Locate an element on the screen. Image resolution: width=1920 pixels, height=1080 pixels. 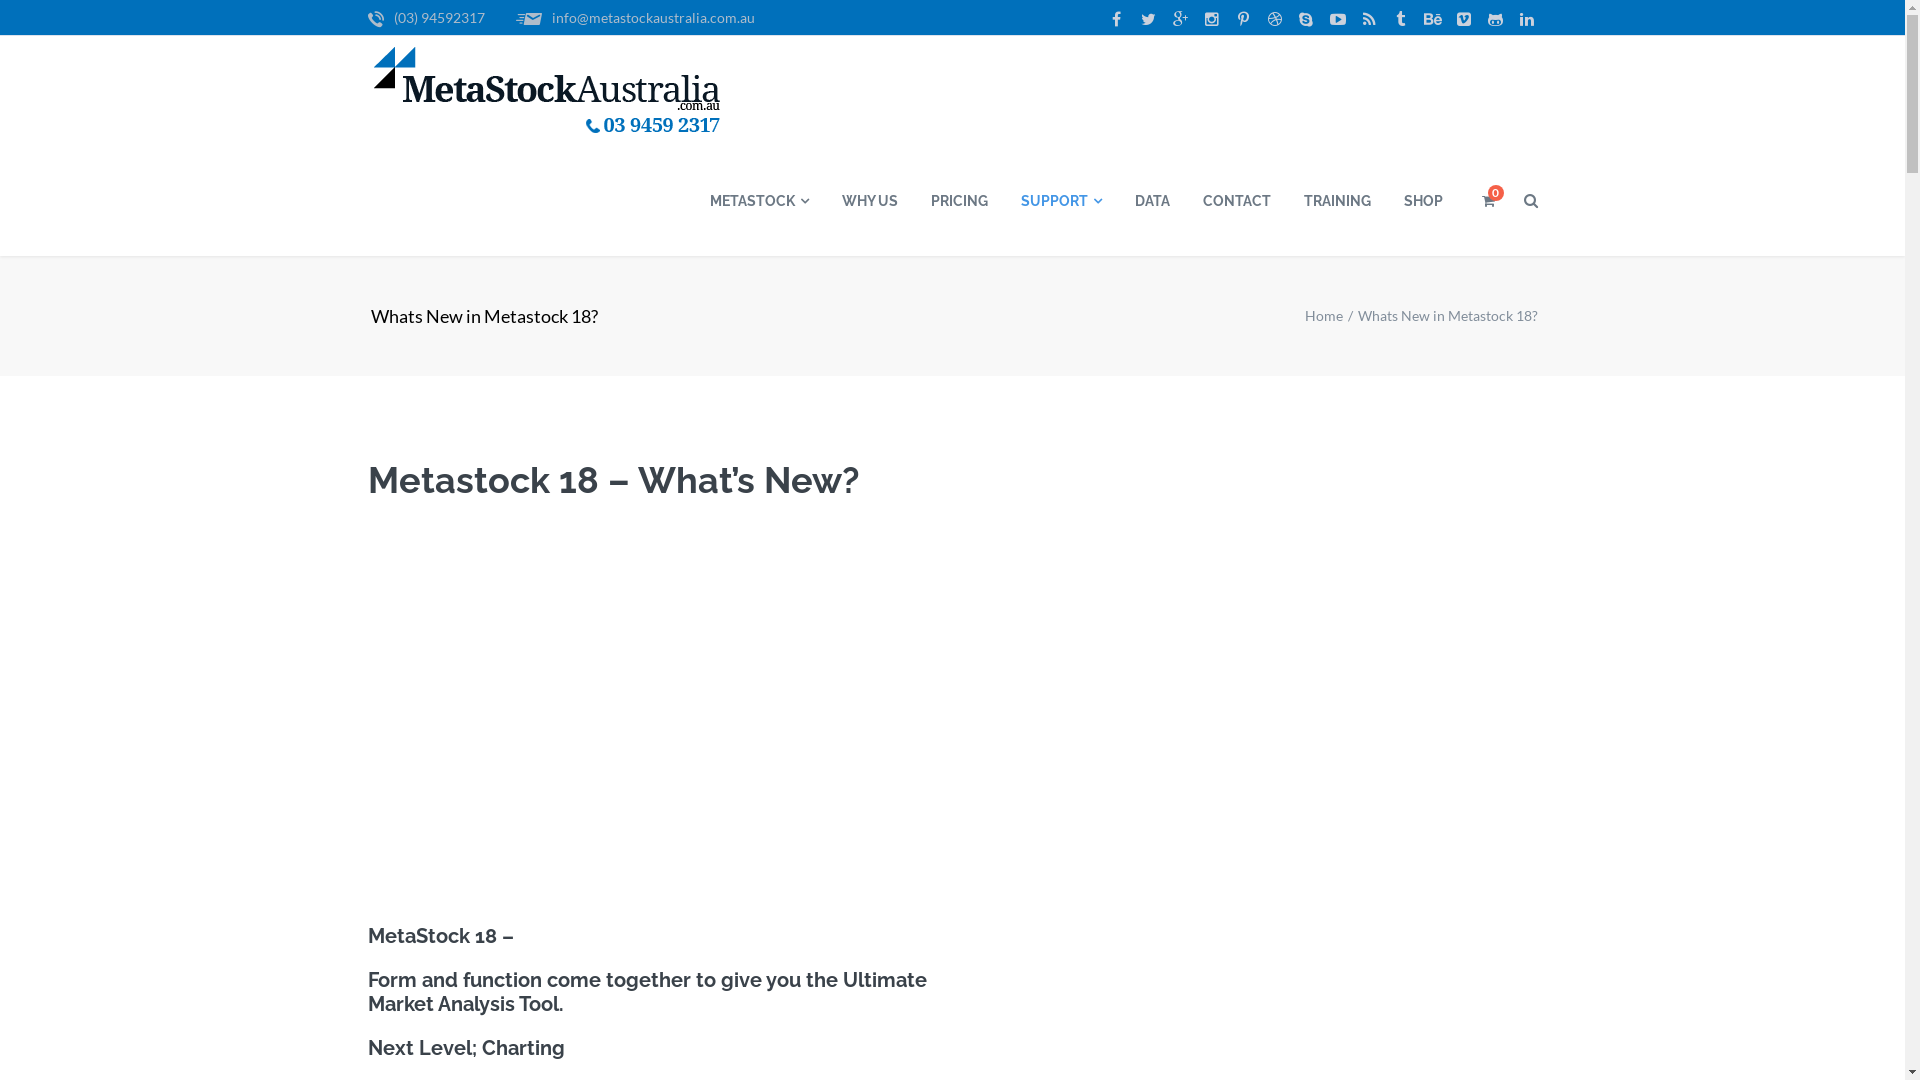
'Home' is located at coordinates (1323, 315).